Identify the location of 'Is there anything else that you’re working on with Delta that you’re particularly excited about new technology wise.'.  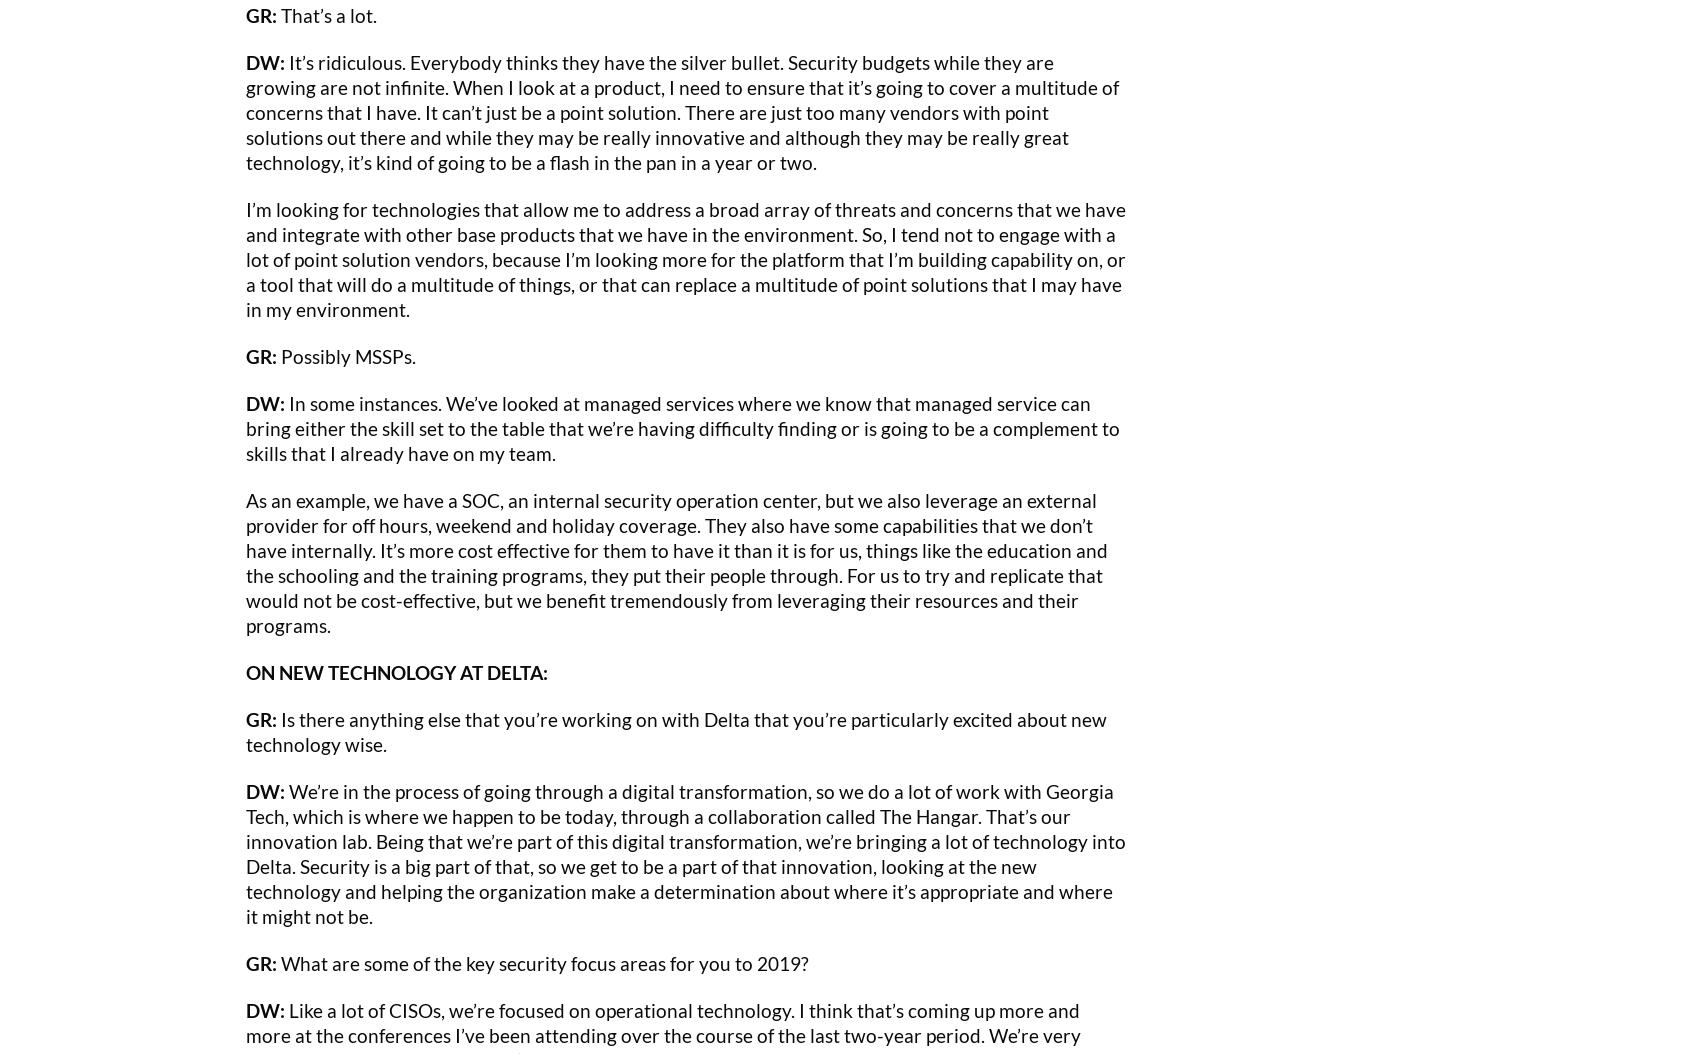
(676, 729).